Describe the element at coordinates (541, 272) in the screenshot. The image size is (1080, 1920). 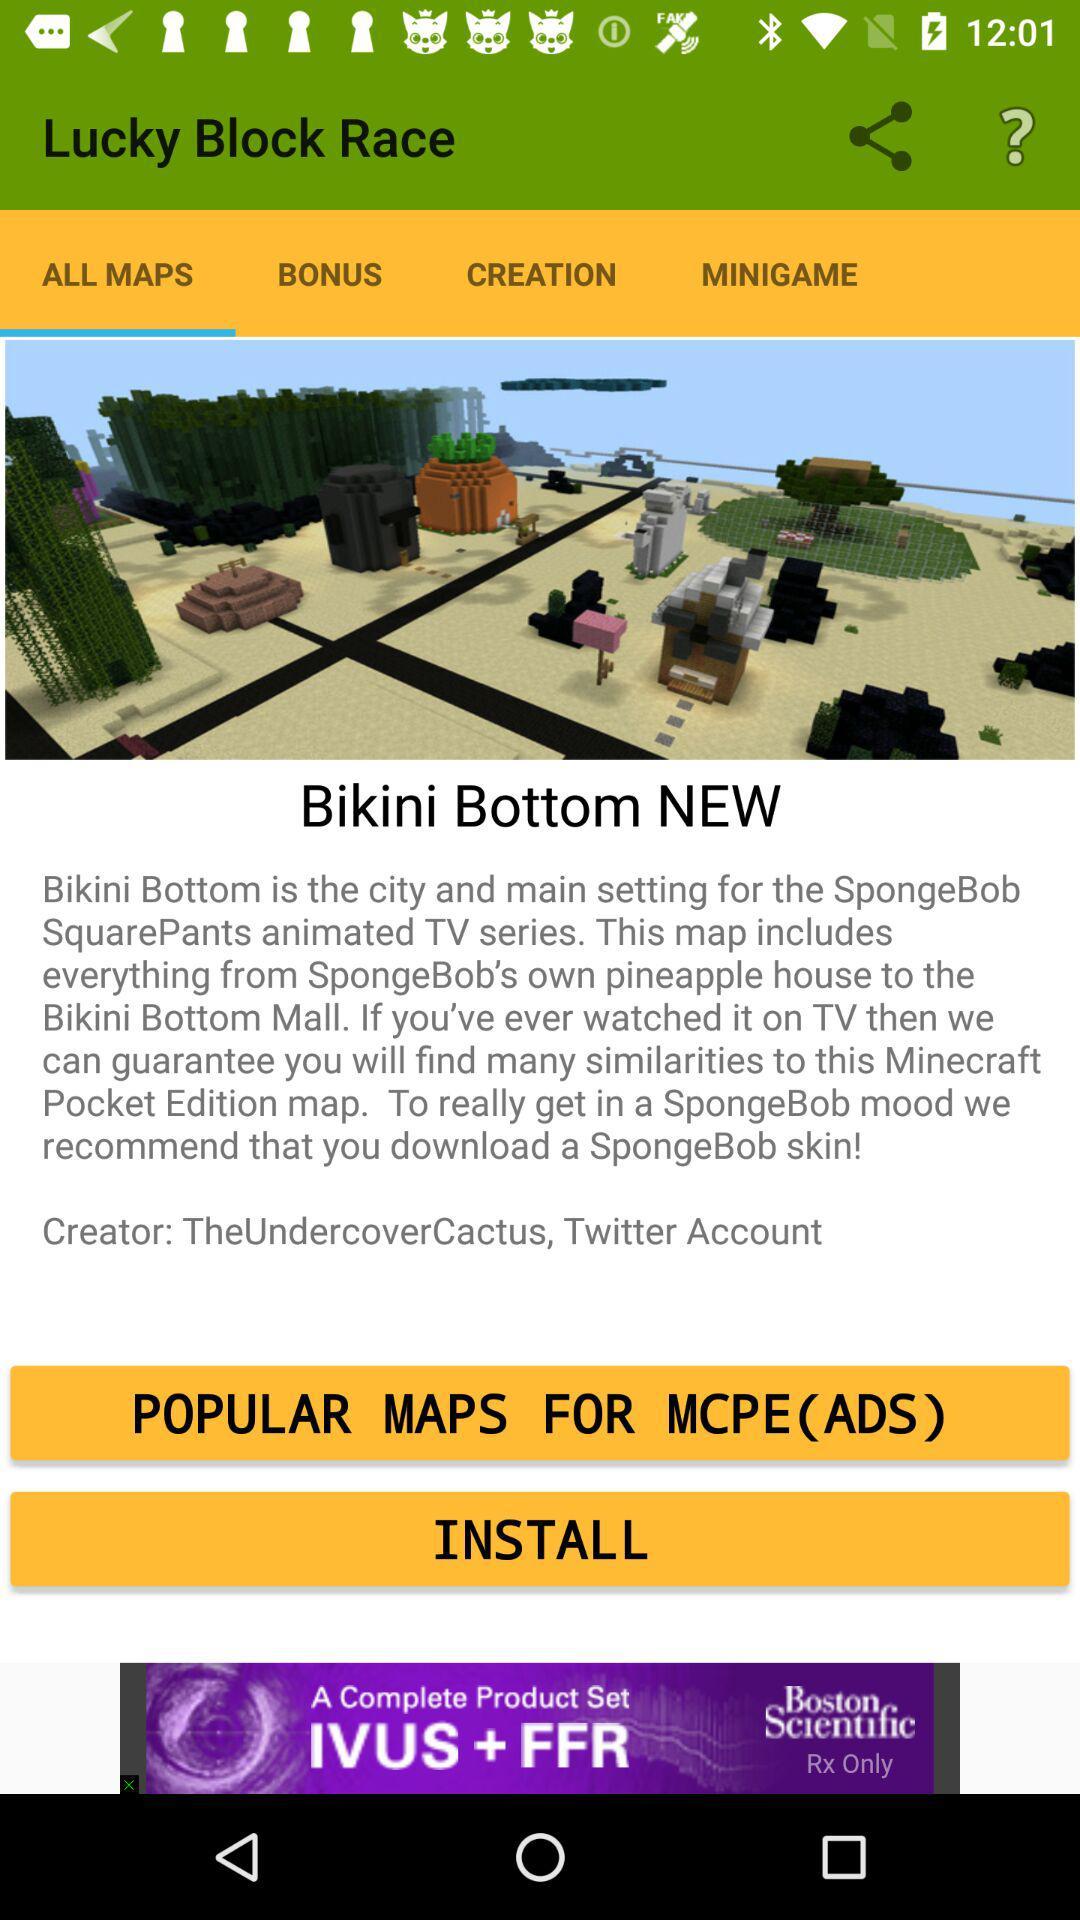
I see `item next to bonus app` at that location.